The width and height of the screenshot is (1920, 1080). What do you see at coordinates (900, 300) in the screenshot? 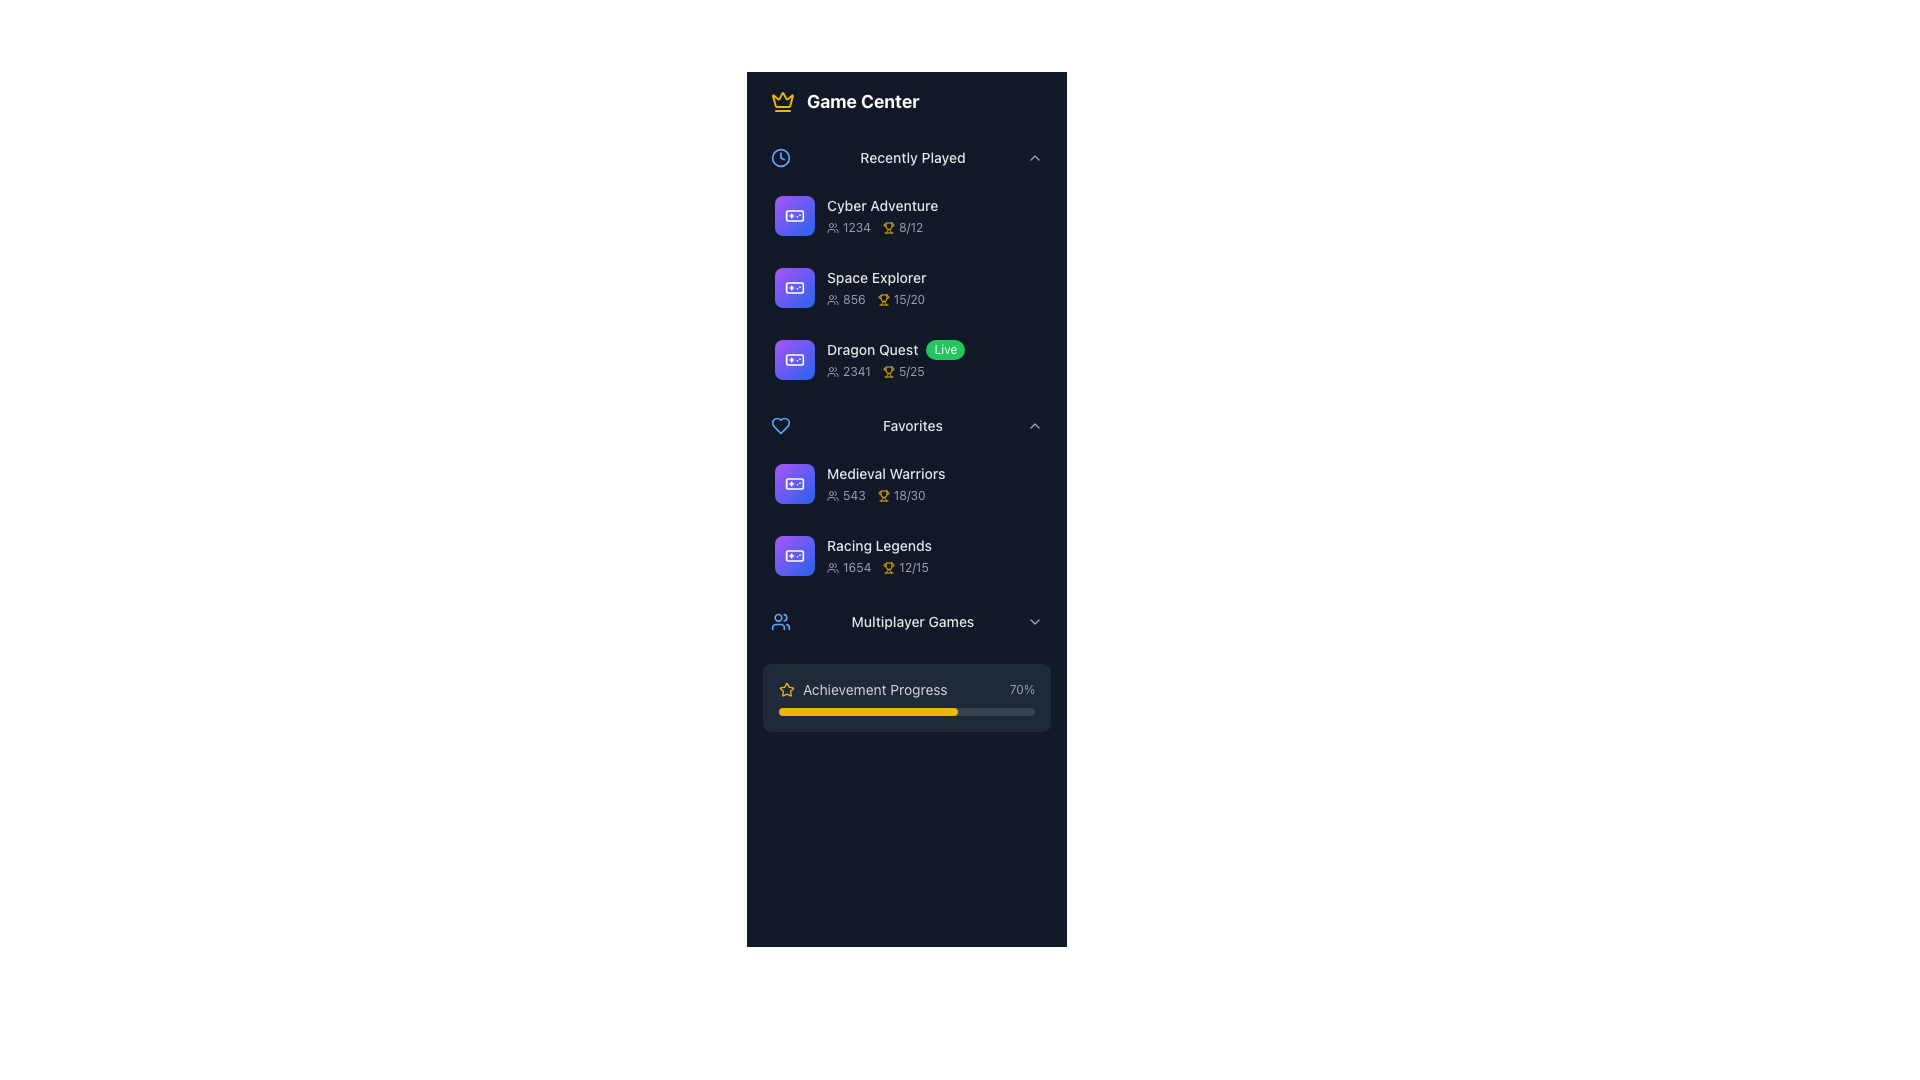
I see `the achievement progress component for the game 'Space Explorer', which displays 15 out of 20 achievements completed` at bounding box center [900, 300].